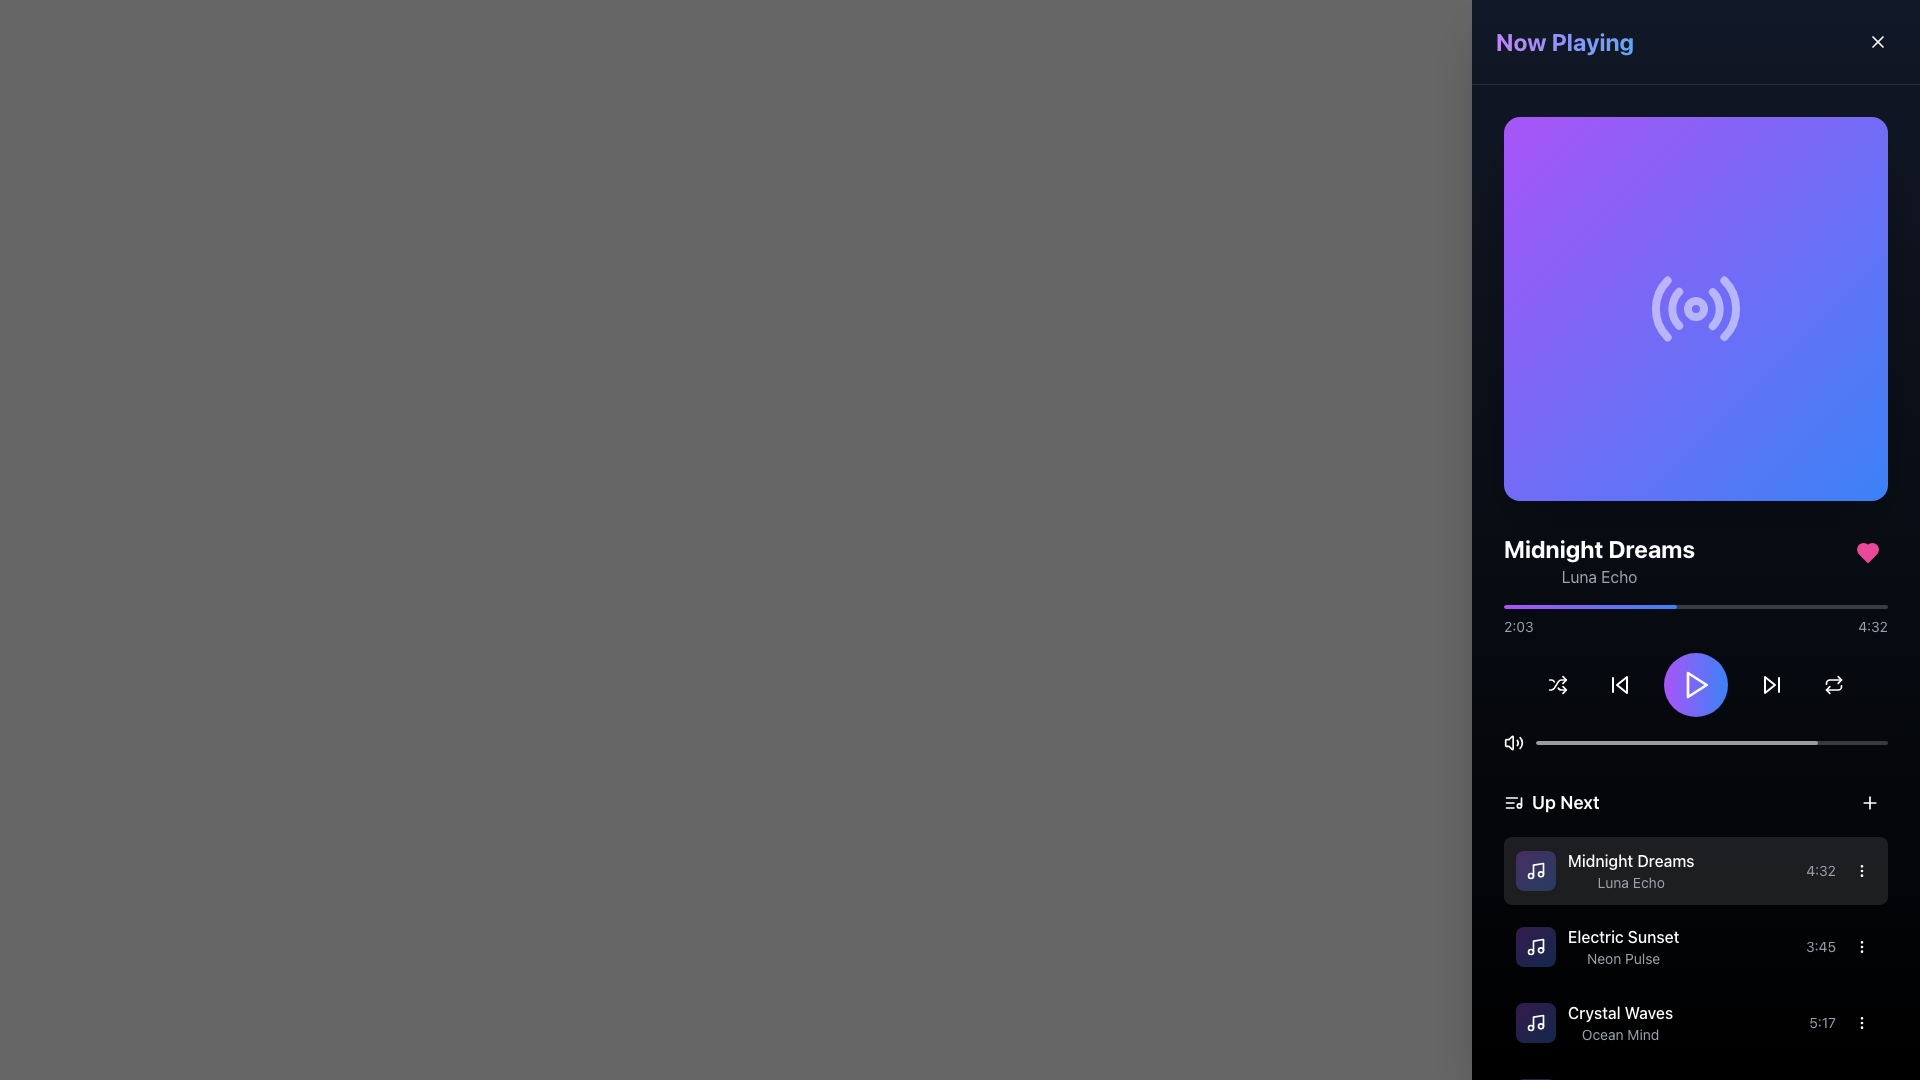 The image size is (1920, 1080). Describe the element at coordinates (1620, 684) in the screenshot. I see `the skip-back button located in the interactive control panel of the media player, which is the second button from the left in the playback control icons` at that location.